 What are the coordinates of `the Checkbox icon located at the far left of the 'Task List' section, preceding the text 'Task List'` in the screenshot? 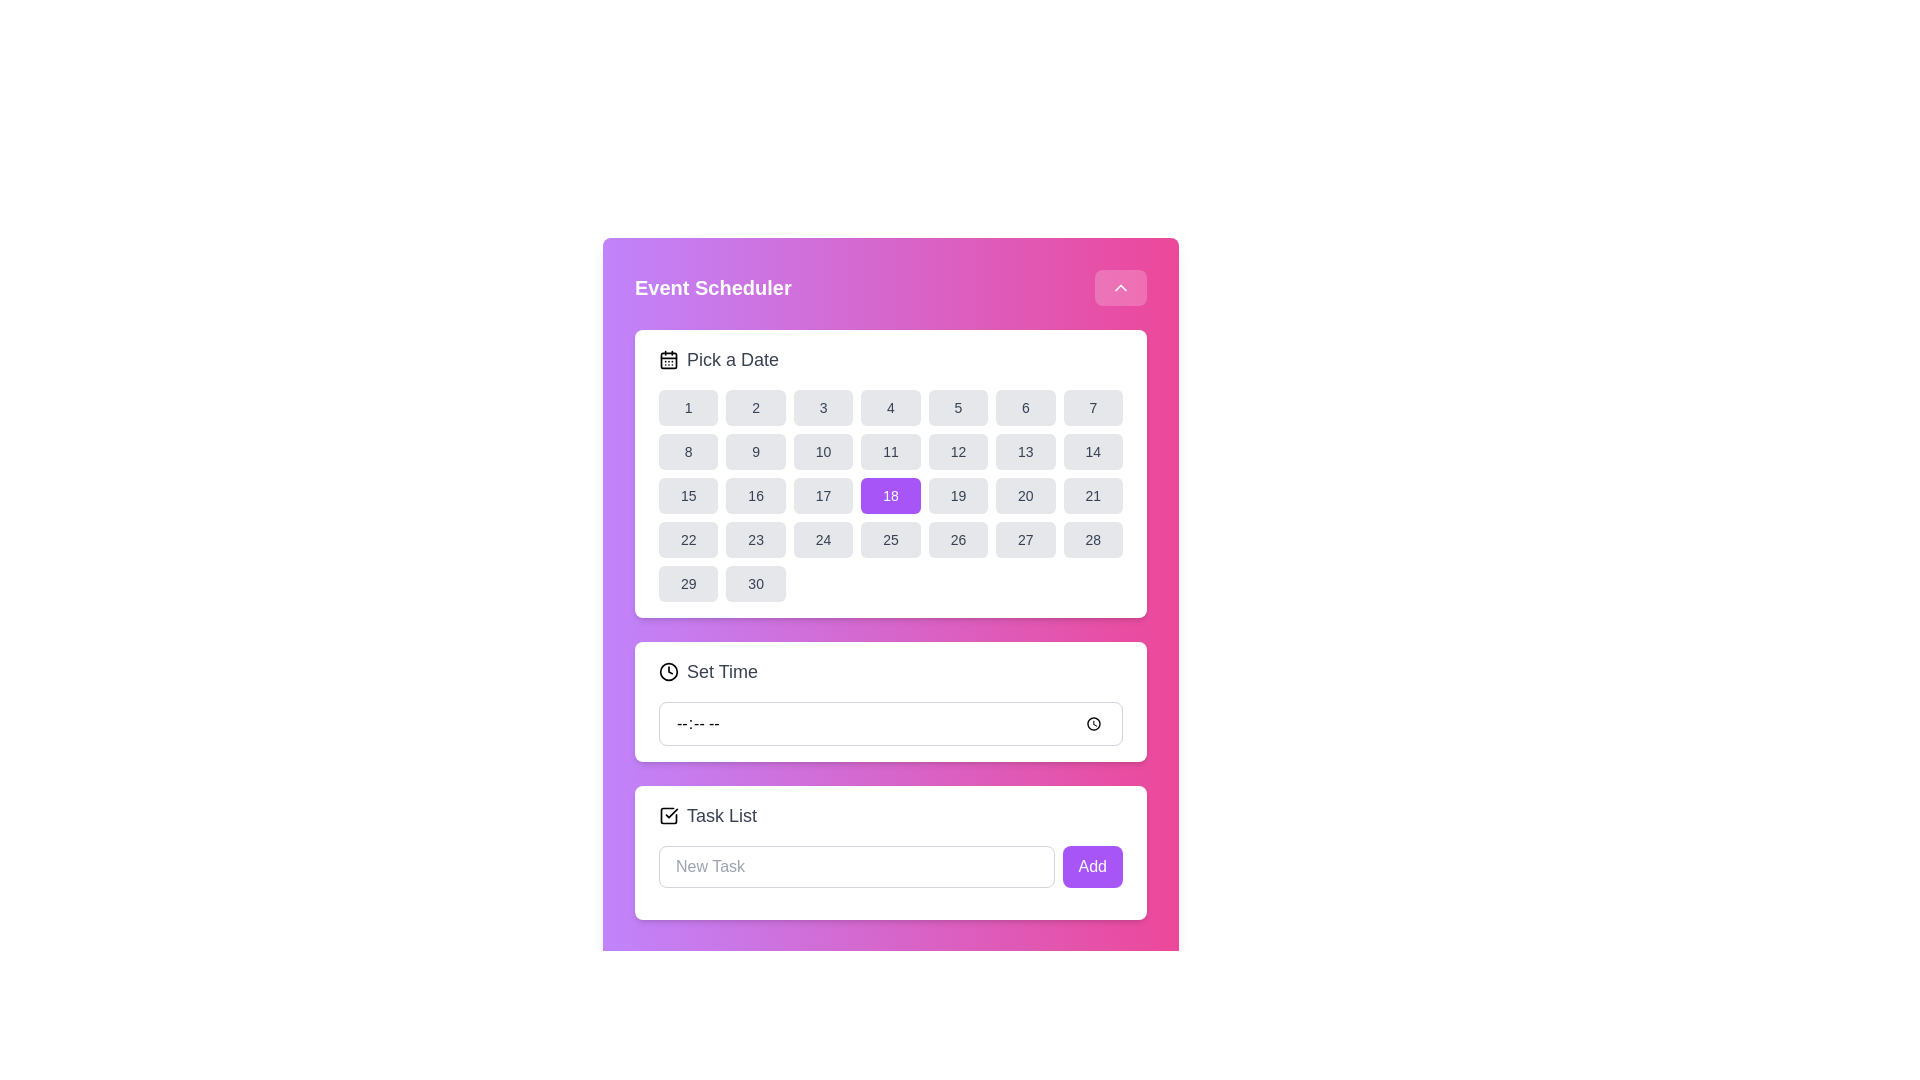 It's located at (668, 816).